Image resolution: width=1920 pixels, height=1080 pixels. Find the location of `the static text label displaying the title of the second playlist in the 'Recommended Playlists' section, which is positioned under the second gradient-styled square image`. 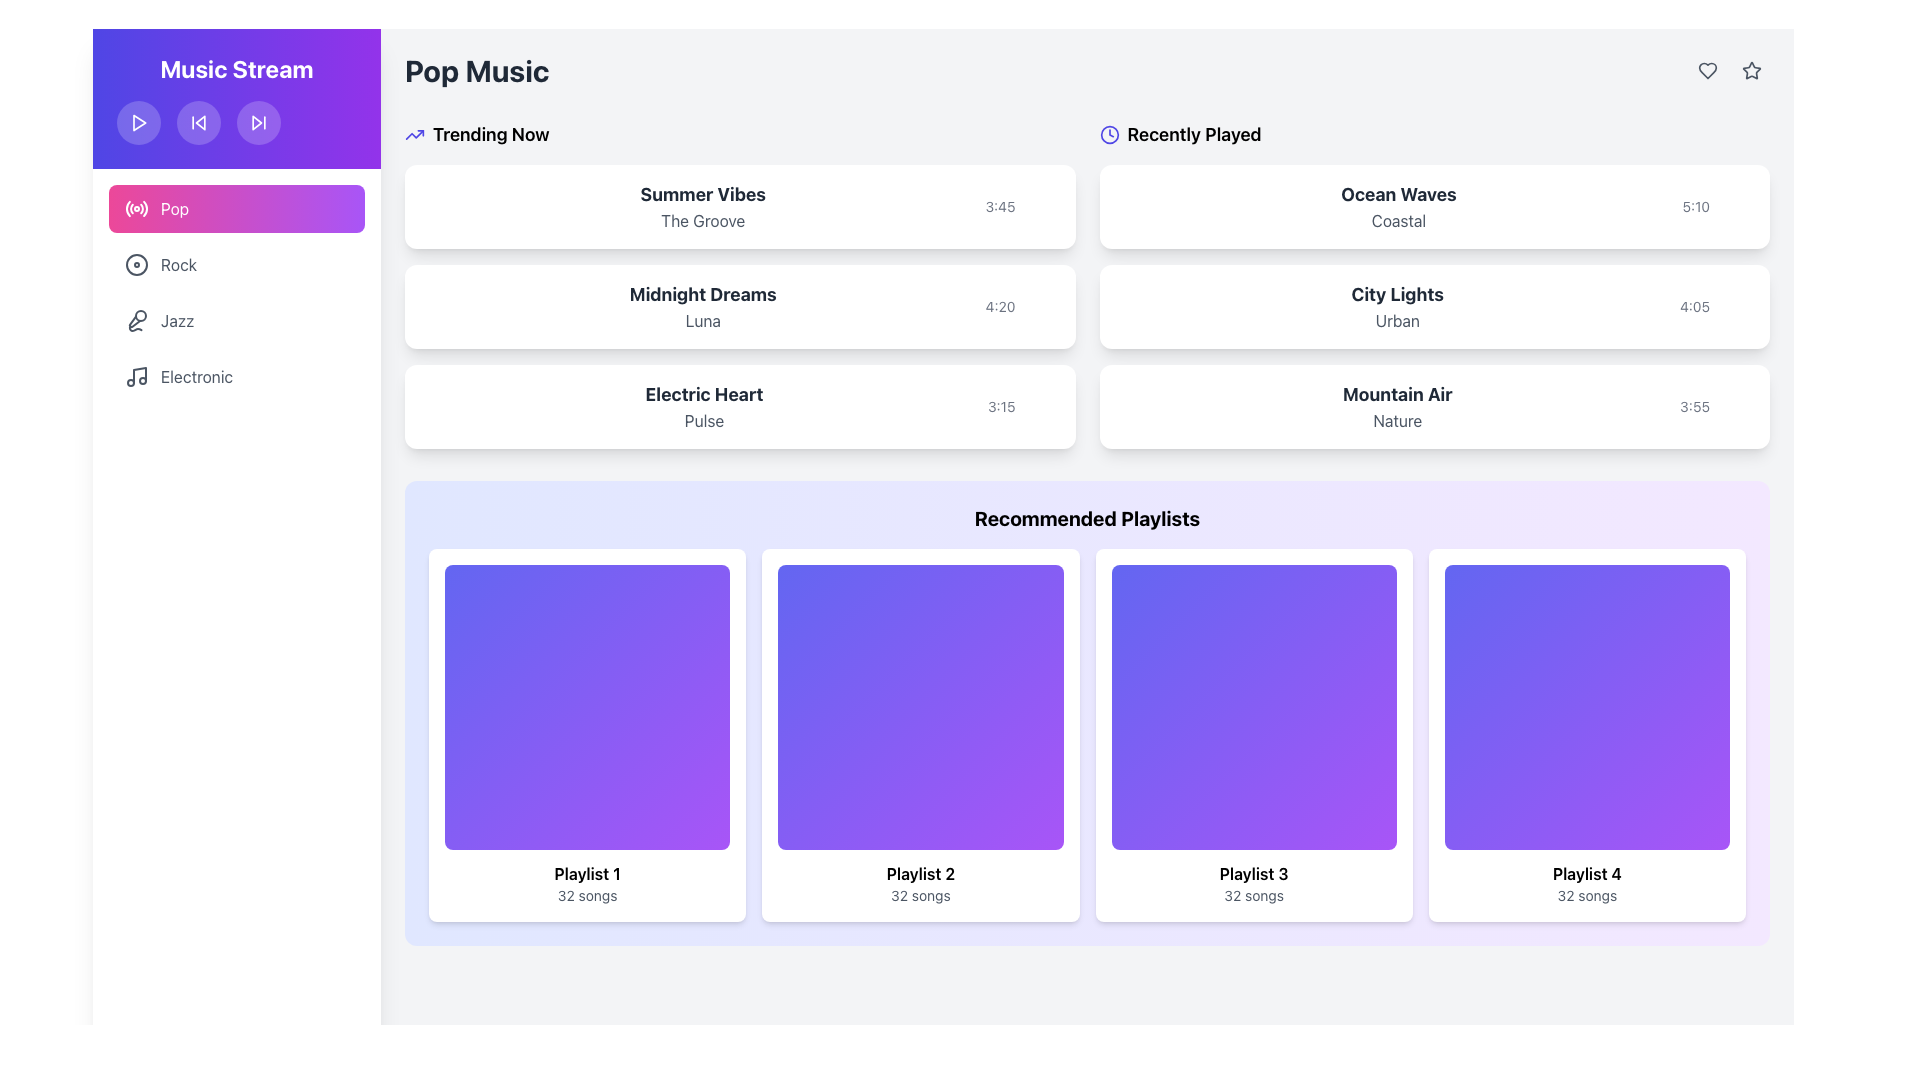

the static text label displaying the title of the second playlist in the 'Recommended Playlists' section, which is positioned under the second gradient-styled square image is located at coordinates (919, 873).